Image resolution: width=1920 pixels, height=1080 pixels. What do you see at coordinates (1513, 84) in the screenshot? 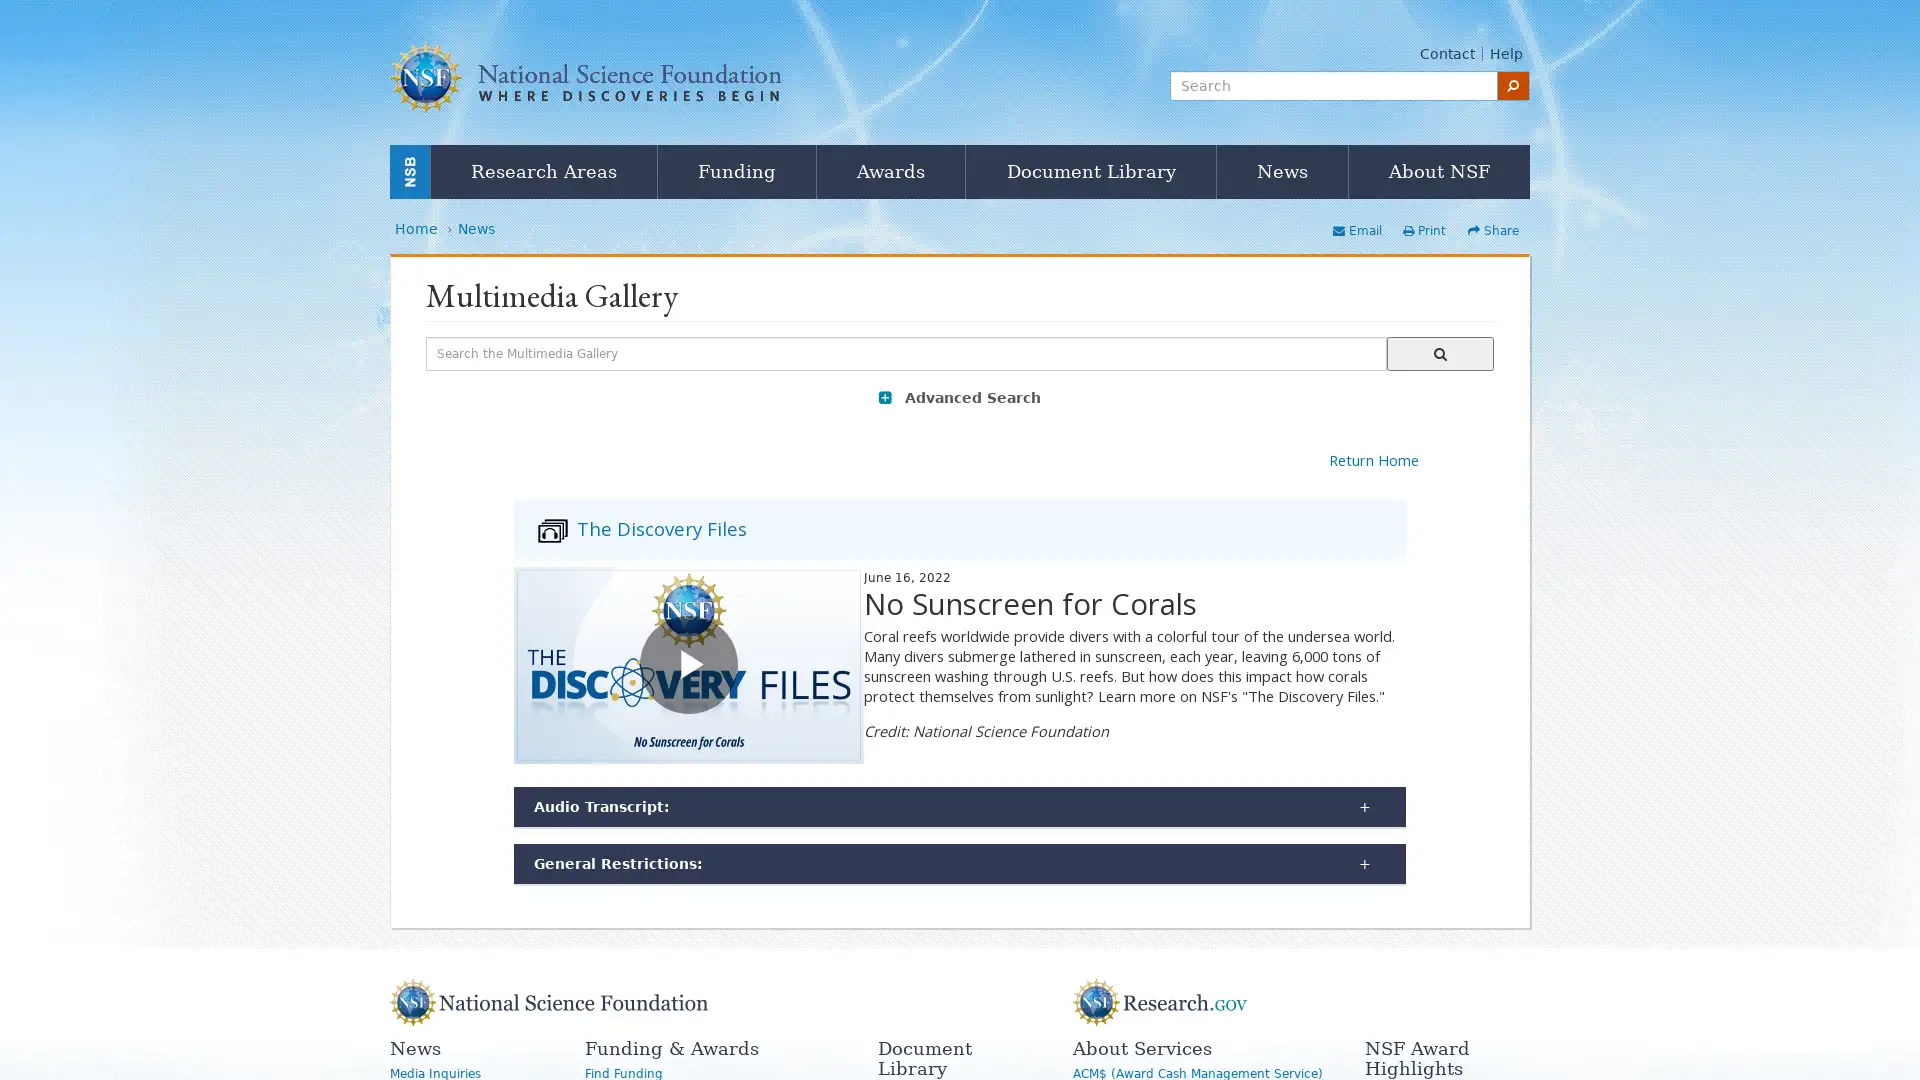
I see `search` at bounding box center [1513, 84].